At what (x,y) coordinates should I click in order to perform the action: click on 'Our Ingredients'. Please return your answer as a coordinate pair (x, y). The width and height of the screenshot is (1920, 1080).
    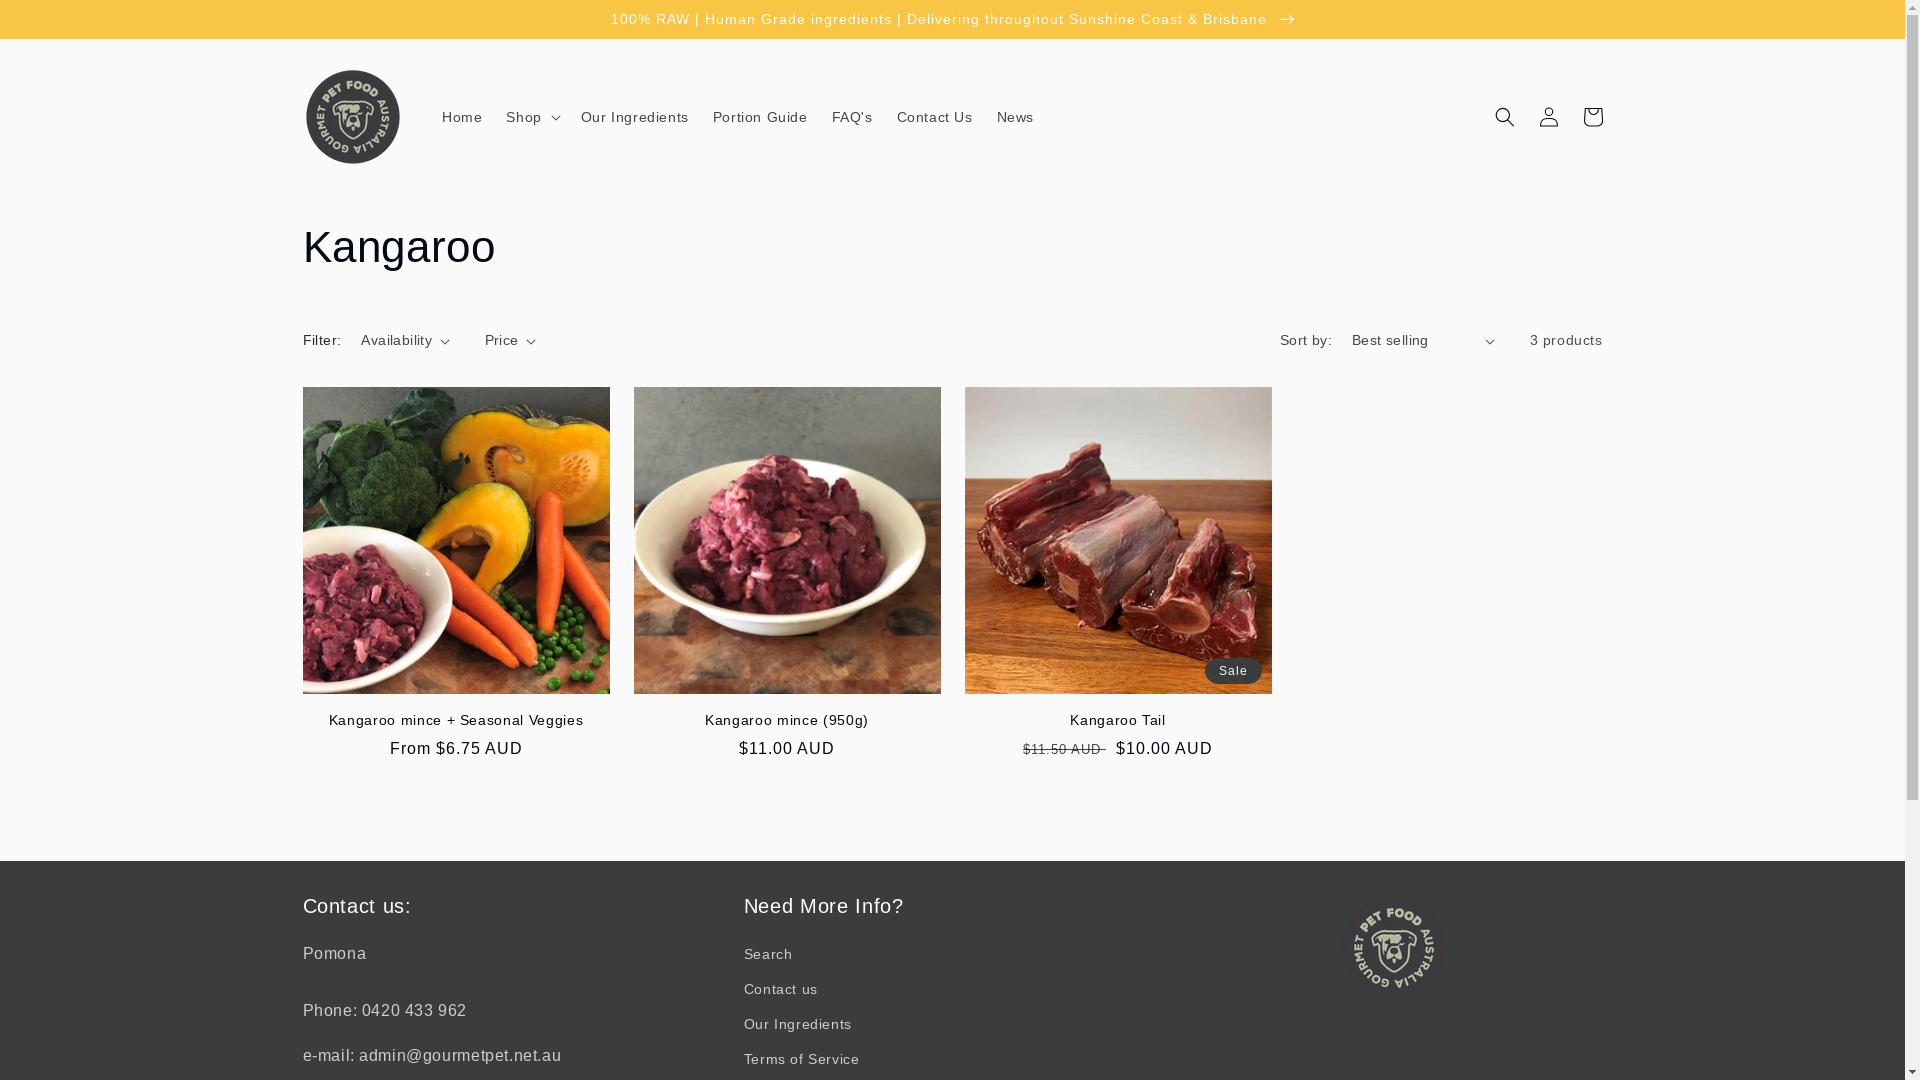
    Looking at the image, I should click on (568, 116).